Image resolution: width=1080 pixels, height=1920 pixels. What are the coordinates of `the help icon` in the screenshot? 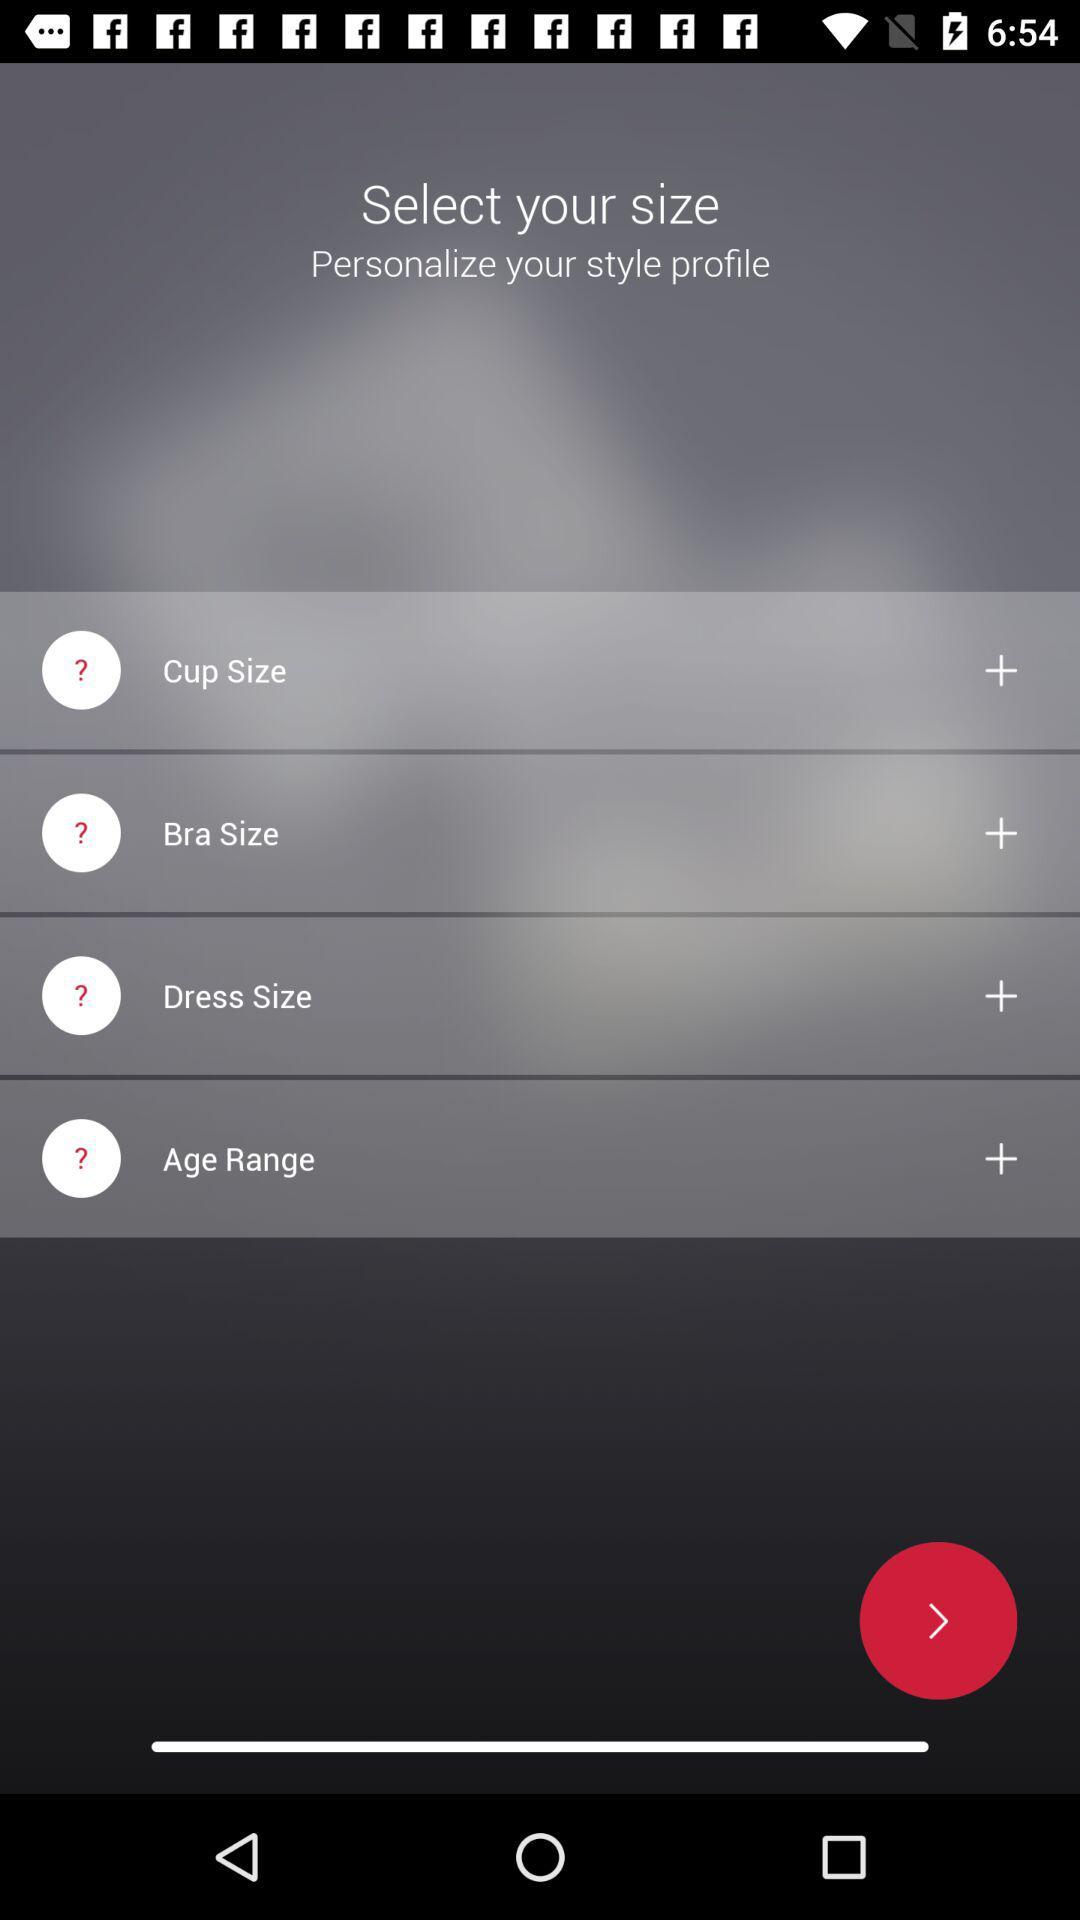 It's located at (80, 670).